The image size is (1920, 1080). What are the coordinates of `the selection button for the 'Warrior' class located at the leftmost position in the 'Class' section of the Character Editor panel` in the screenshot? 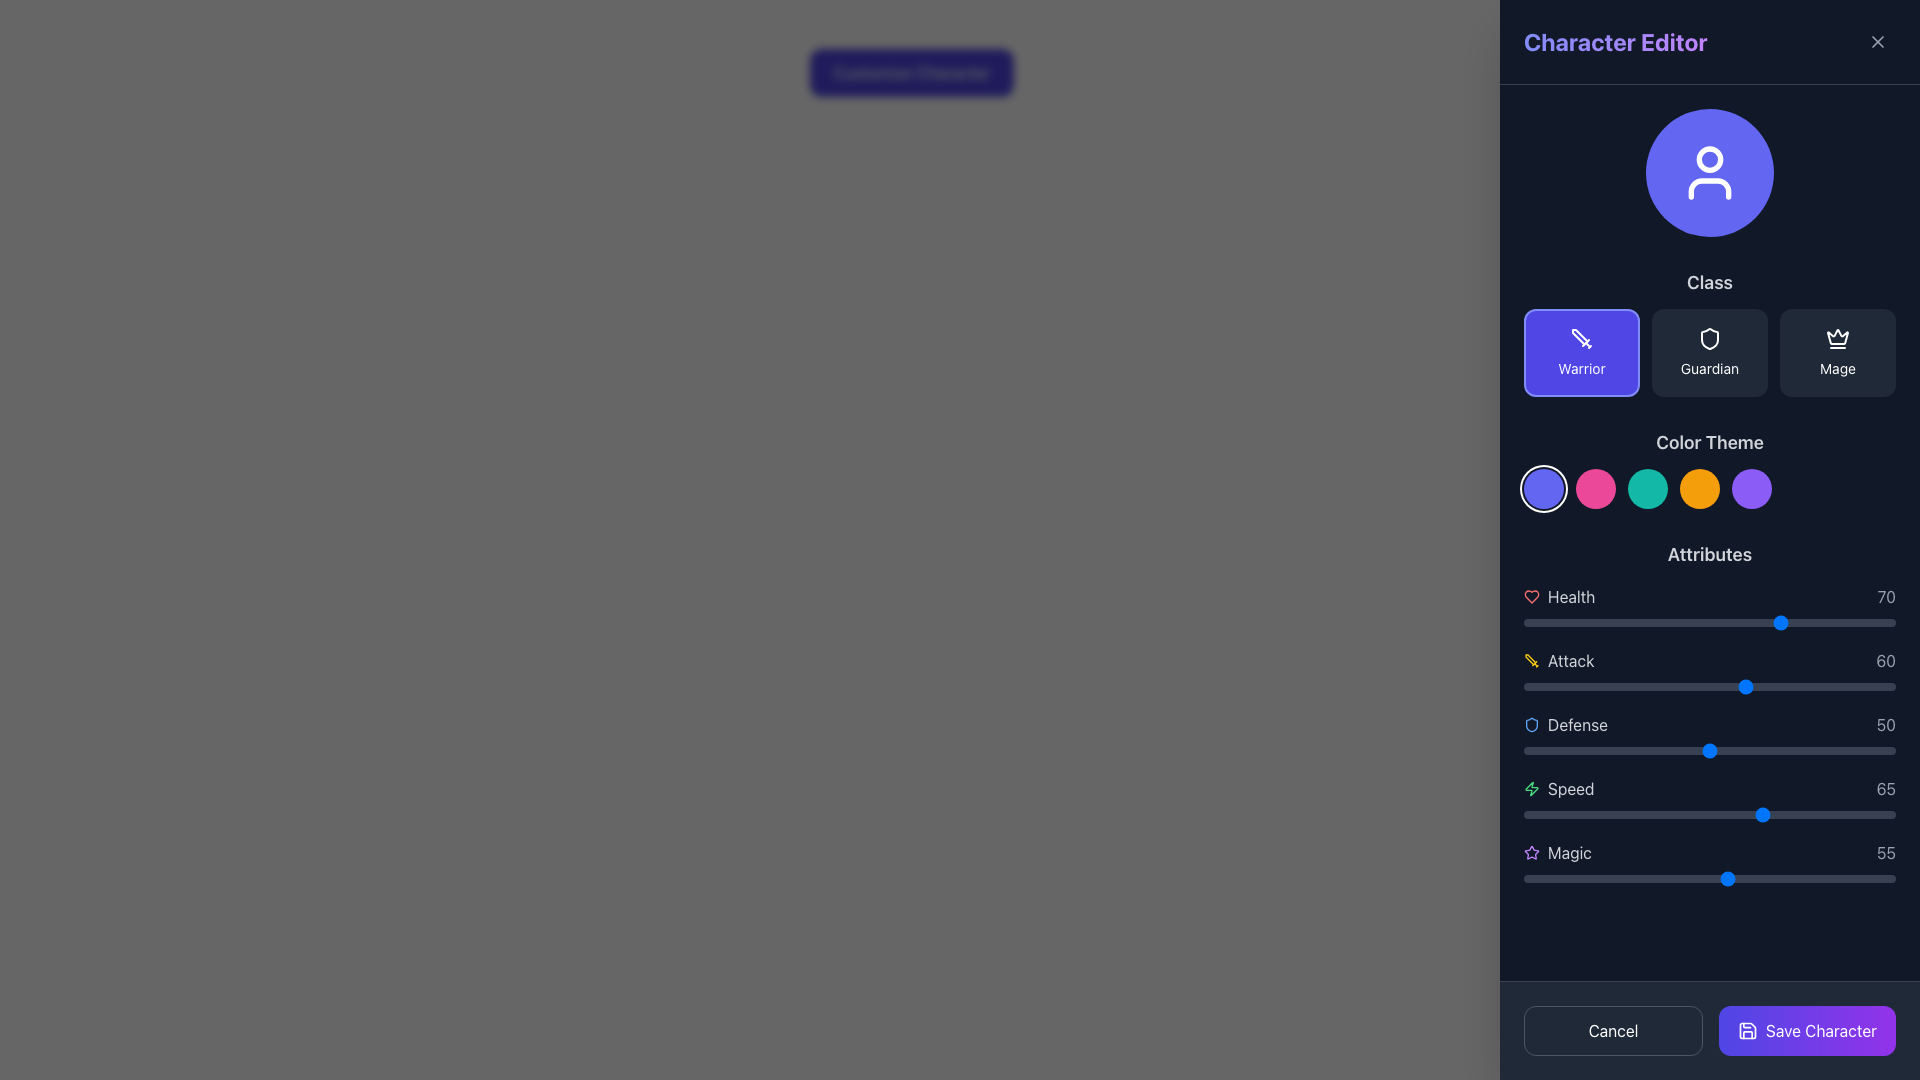 It's located at (1581, 352).